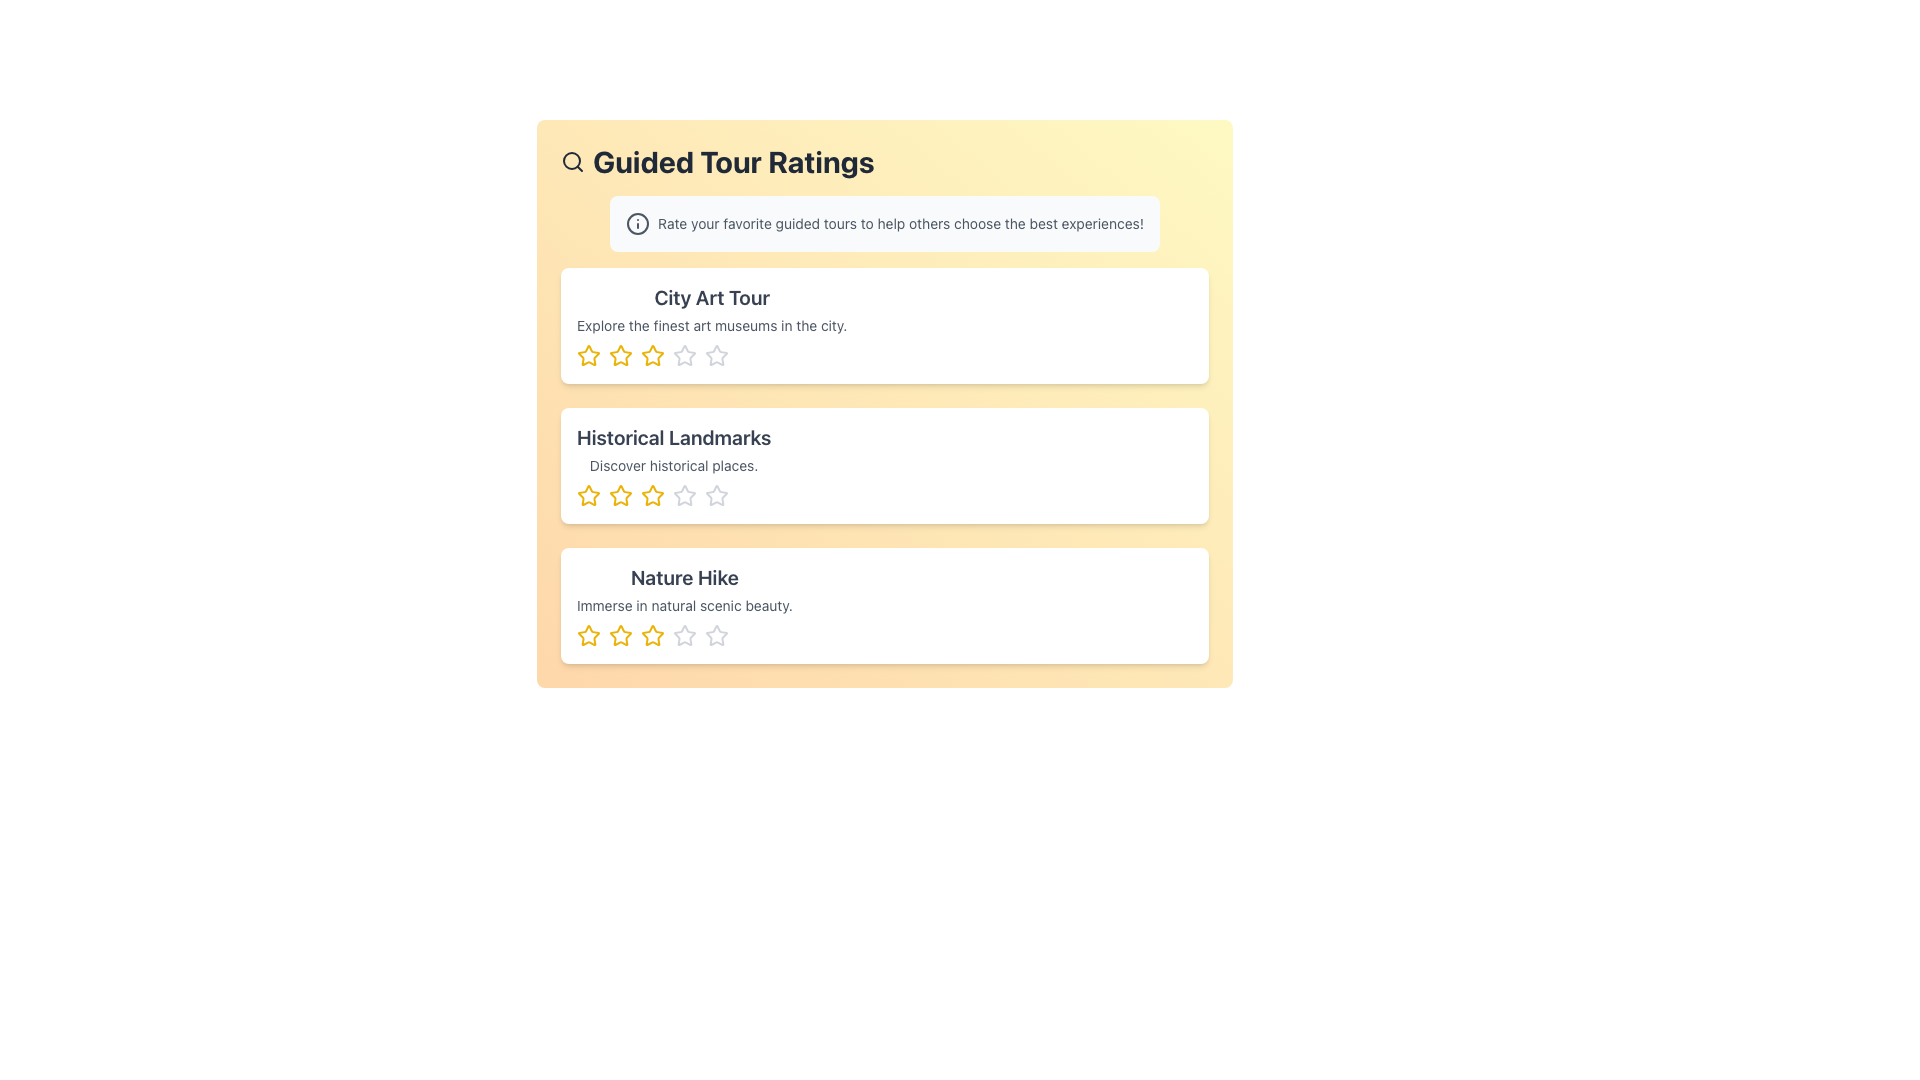 Image resolution: width=1920 pixels, height=1080 pixels. I want to click on the fifth star icon in the rating bar for the 'City Art Tour', so click(716, 354).